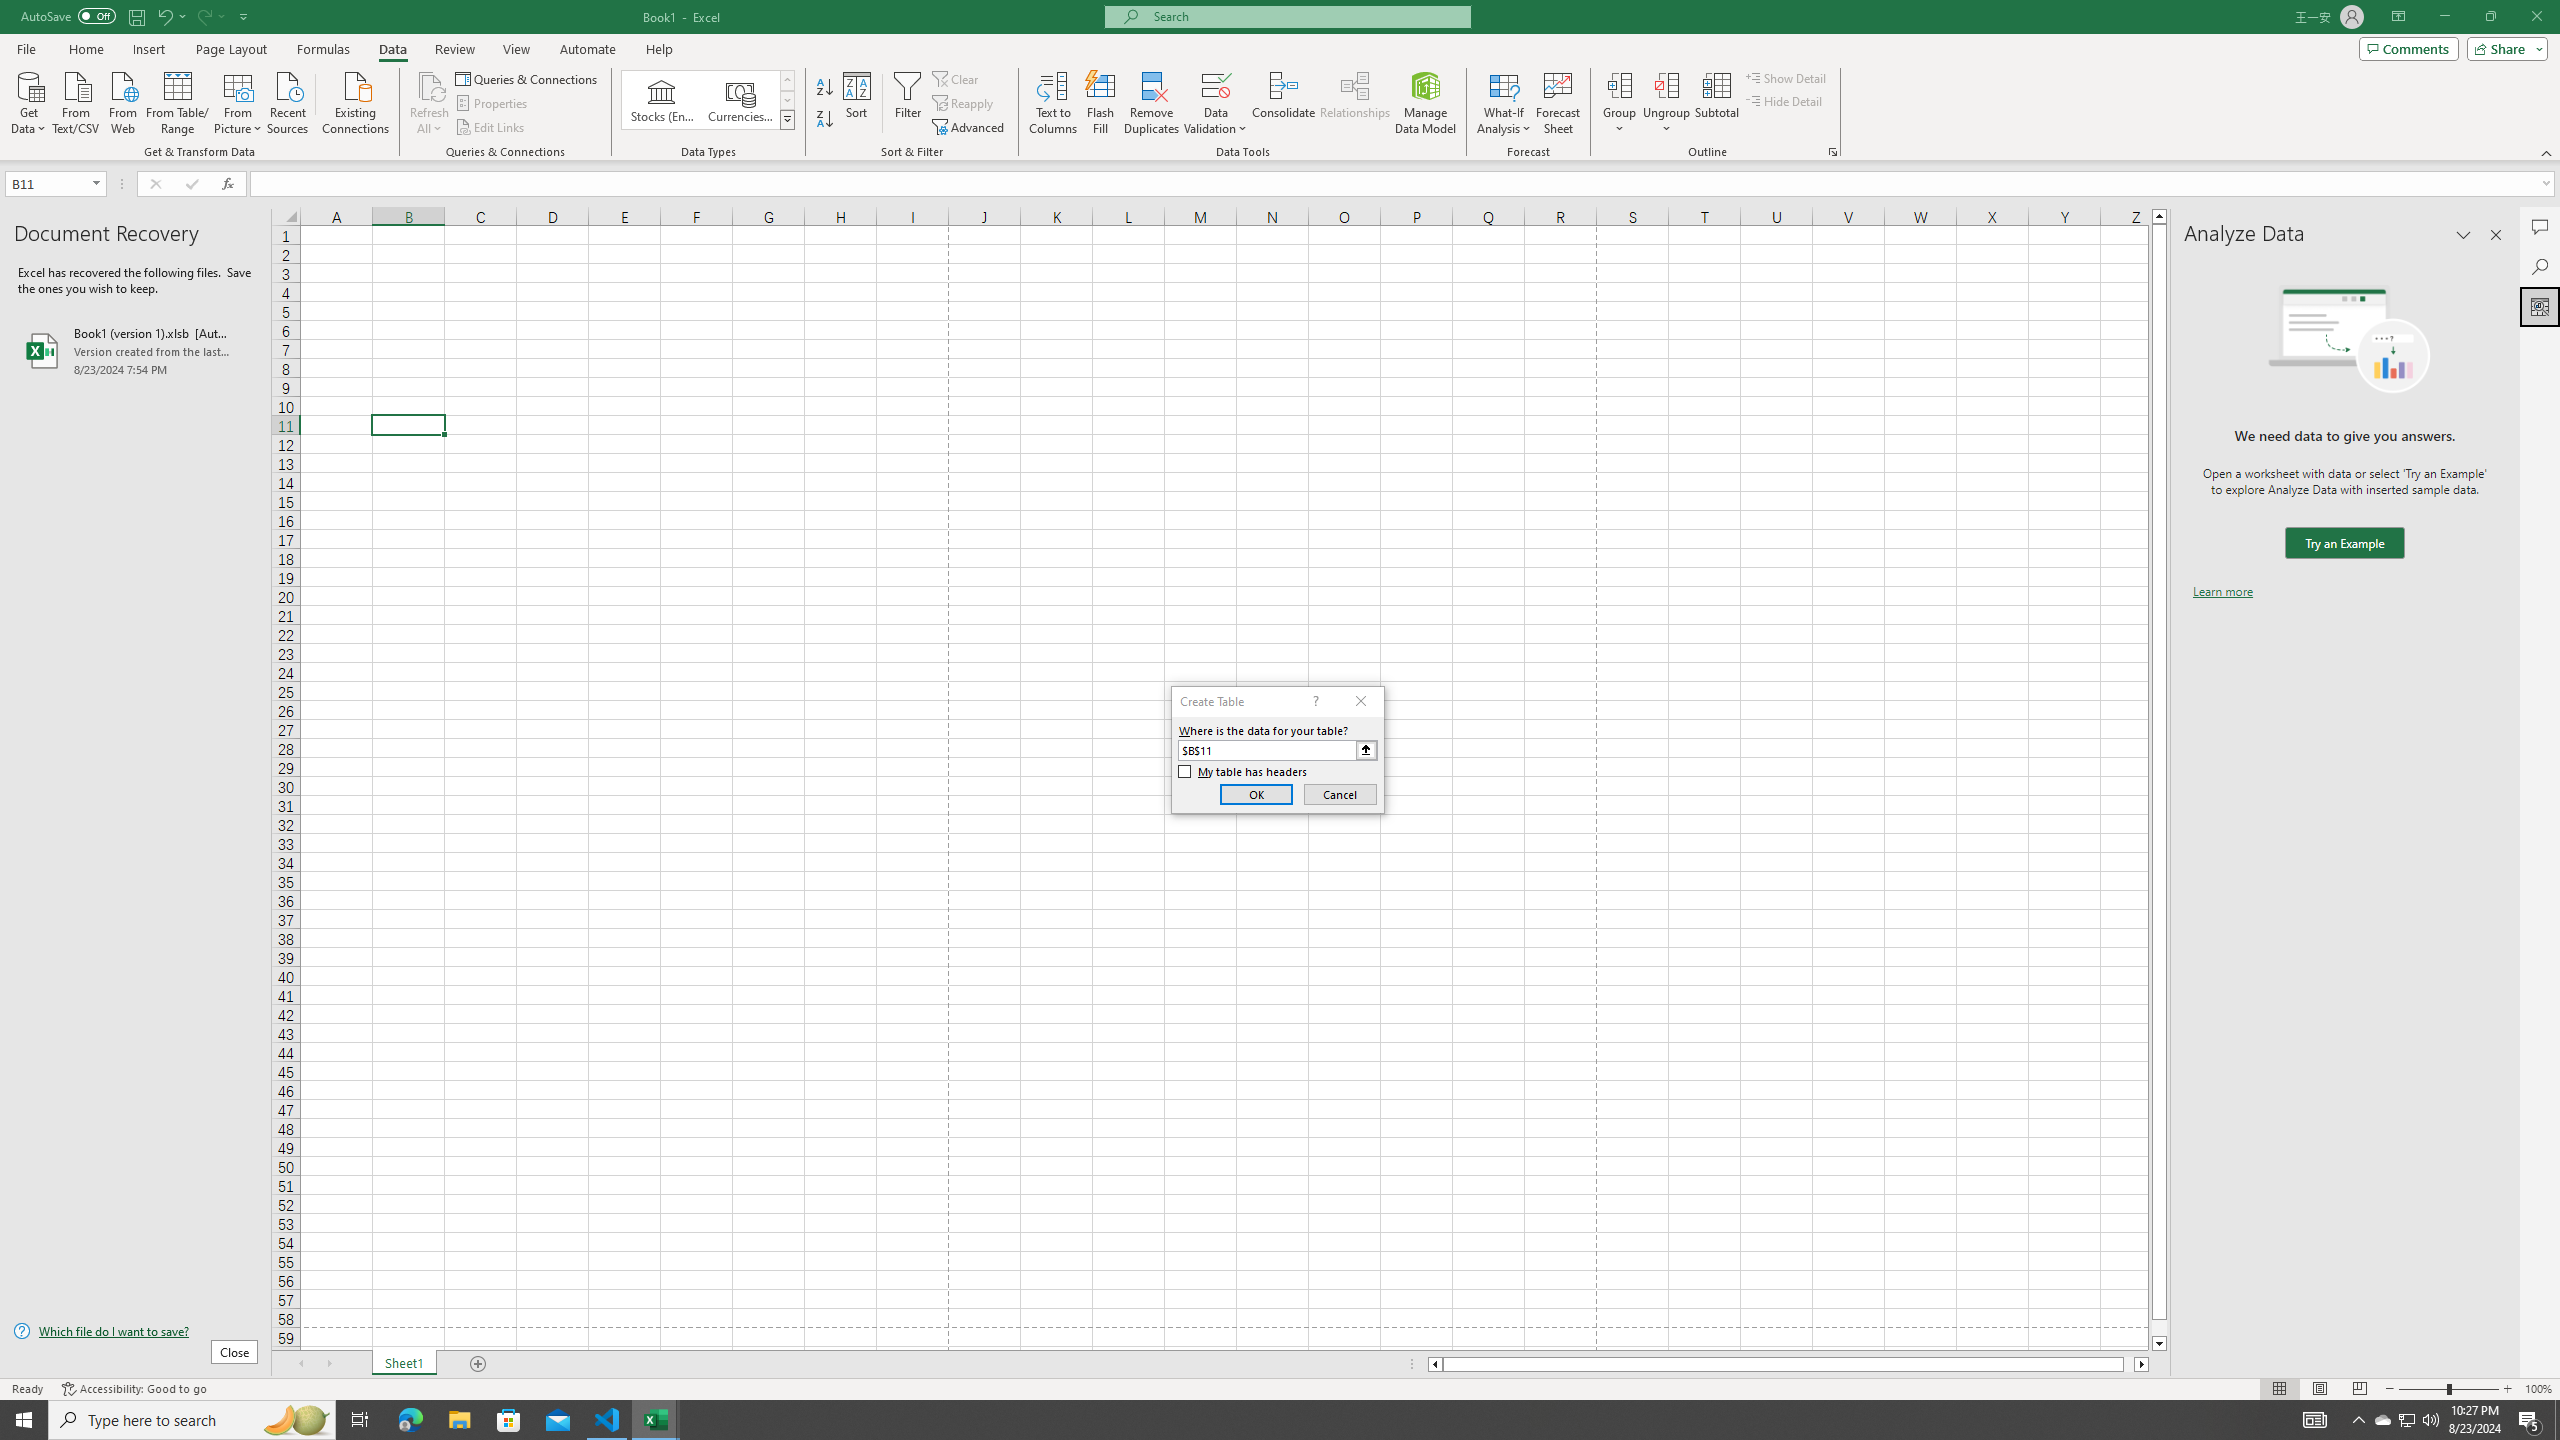  What do you see at coordinates (2159, 215) in the screenshot?
I see `'Line up'` at bounding box center [2159, 215].